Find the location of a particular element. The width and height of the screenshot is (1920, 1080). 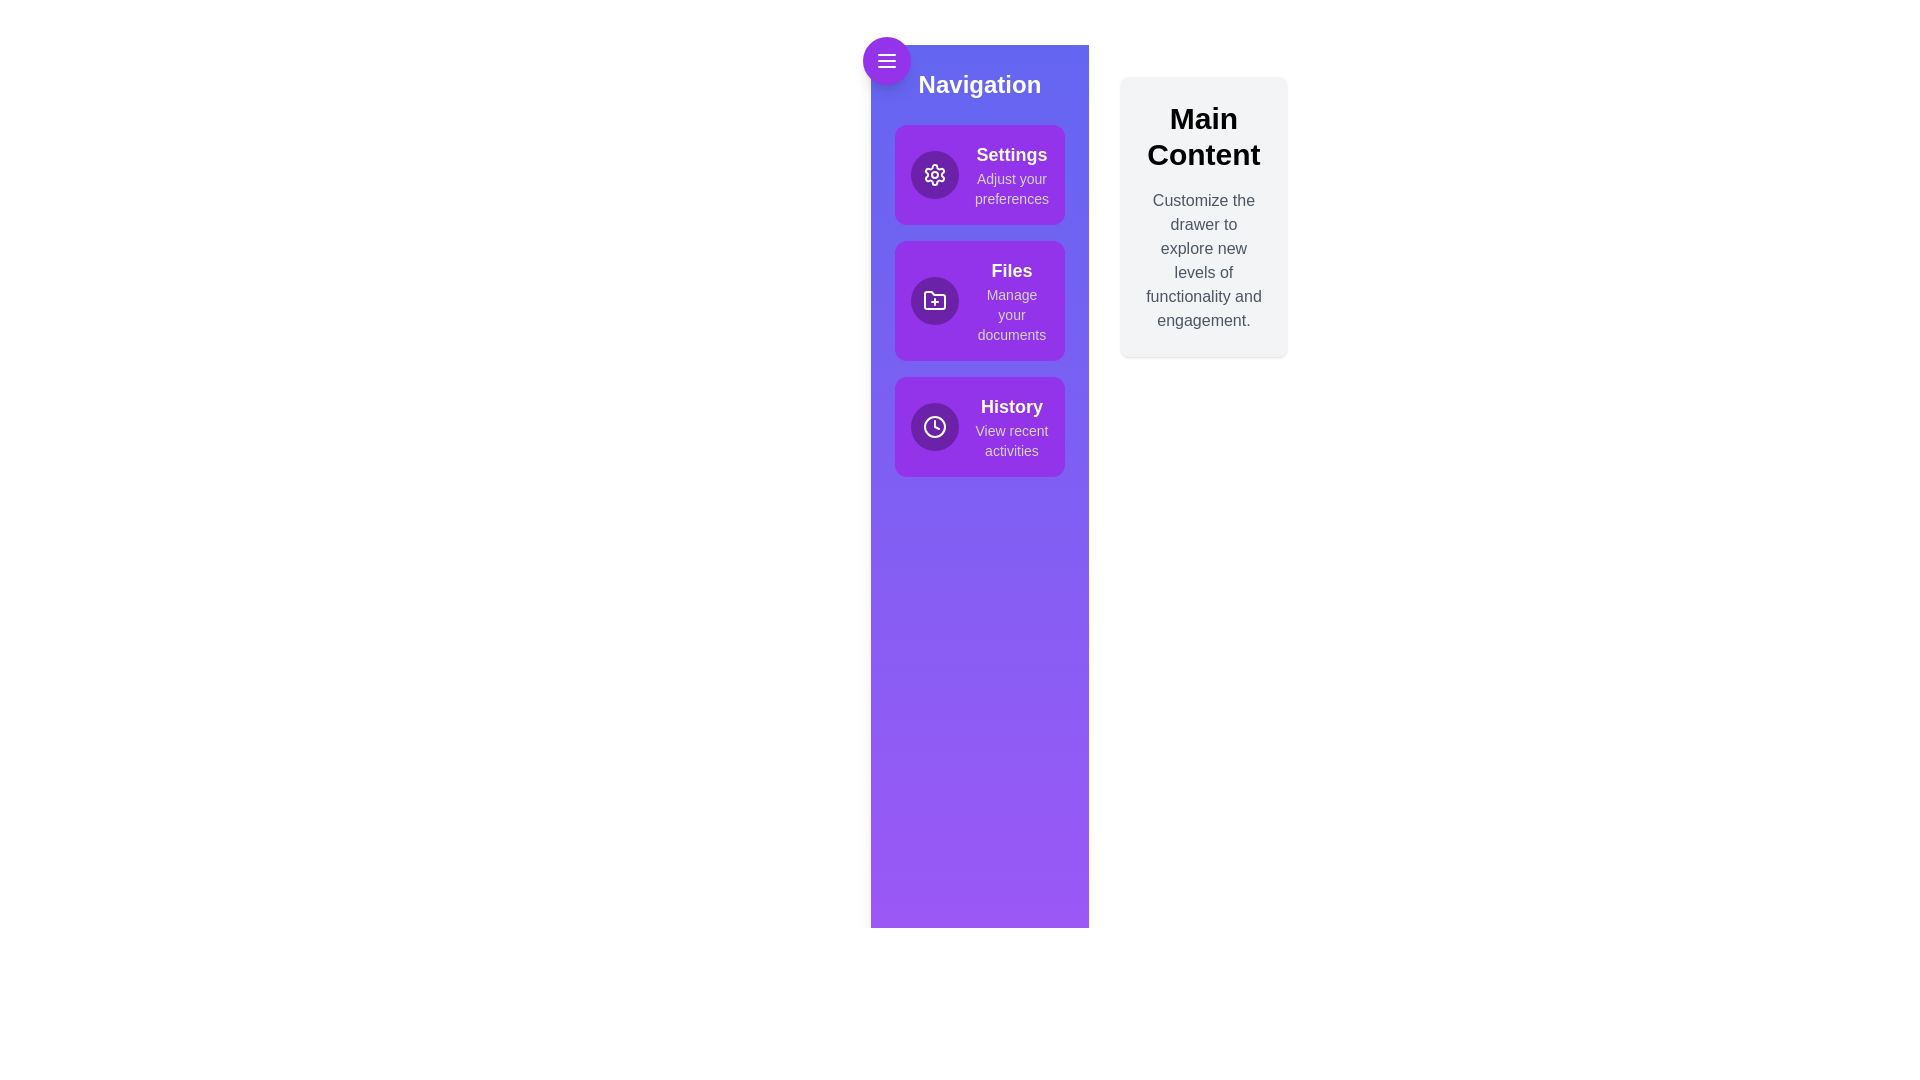

the 'Files' section to manage documents is located at coordinates (979, 300).